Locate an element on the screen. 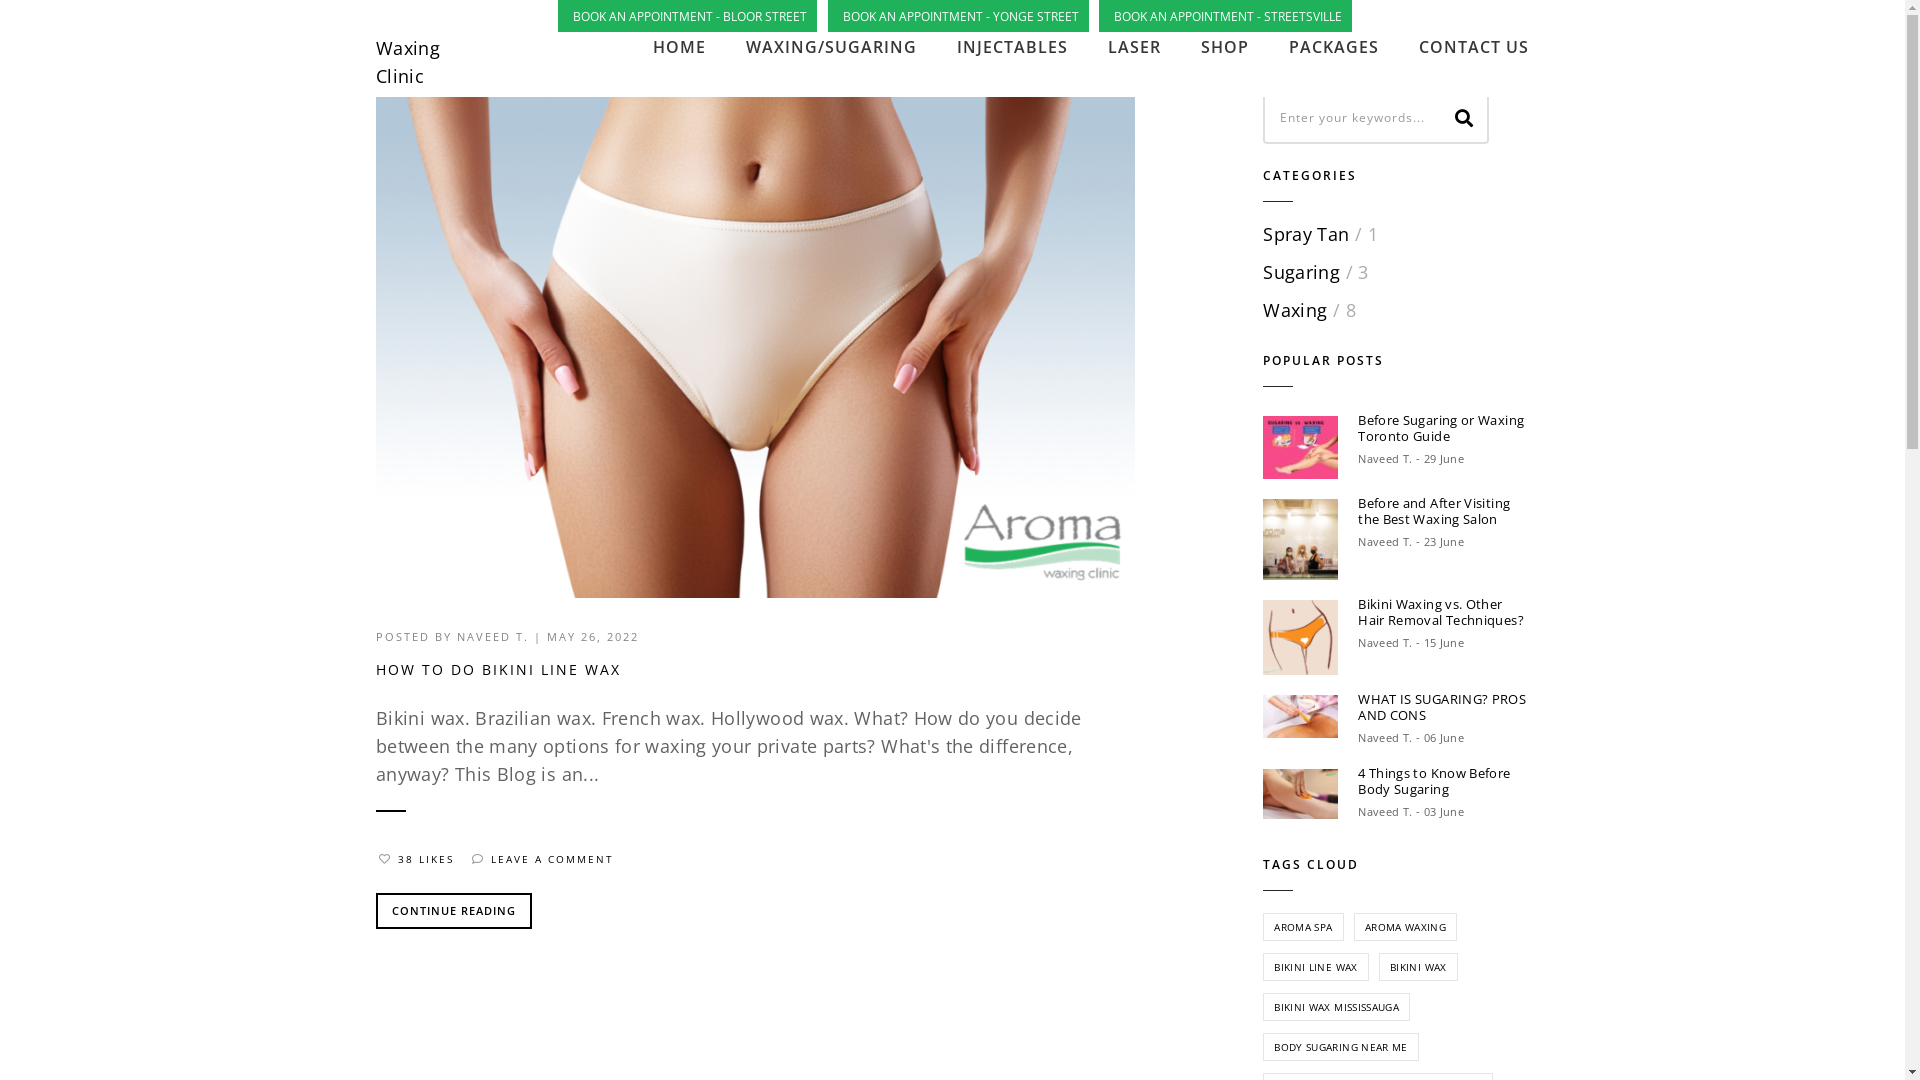 This screenshot has height=1080, width=1920. 'Leg sugaring Toronto' is located at coordinates (1300, 793).